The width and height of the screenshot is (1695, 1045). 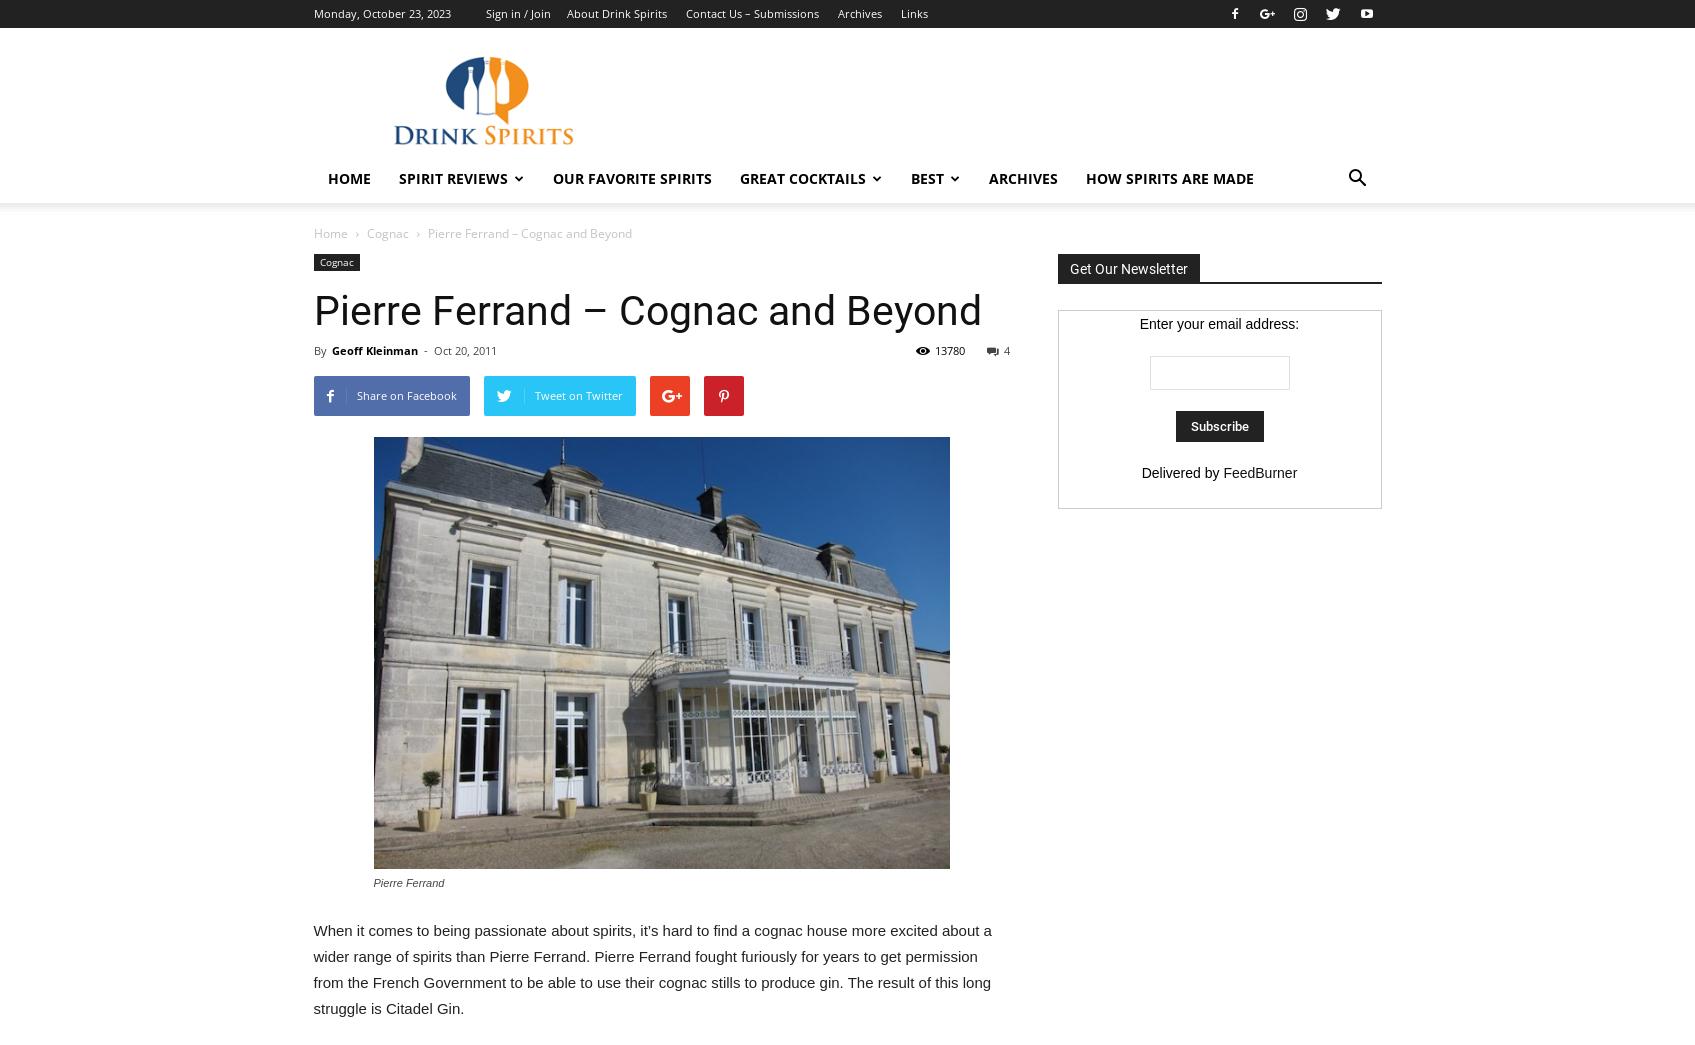 I want to click on 'Geoff Kleinman', so click(x=372, y=349).